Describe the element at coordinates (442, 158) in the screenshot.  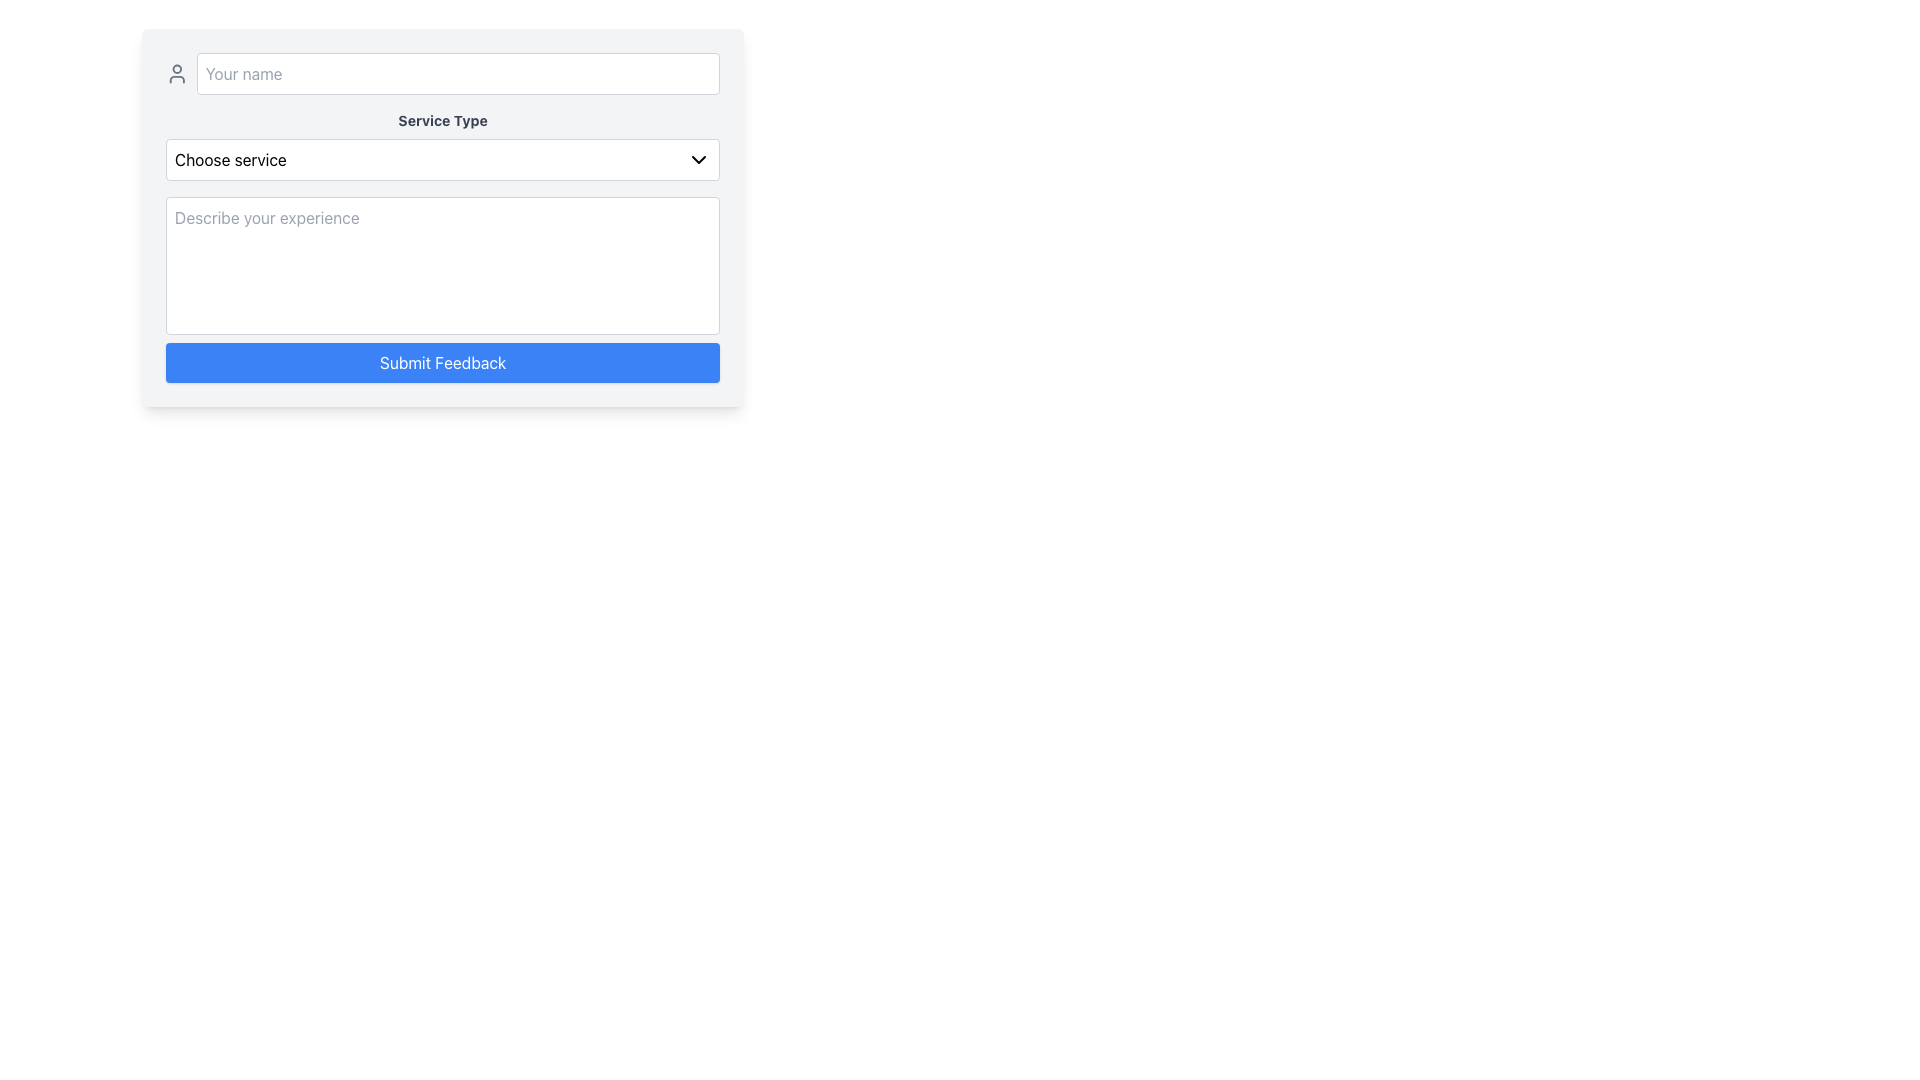
I see `the dropdown menu labeled 'Choose service'` at that location.